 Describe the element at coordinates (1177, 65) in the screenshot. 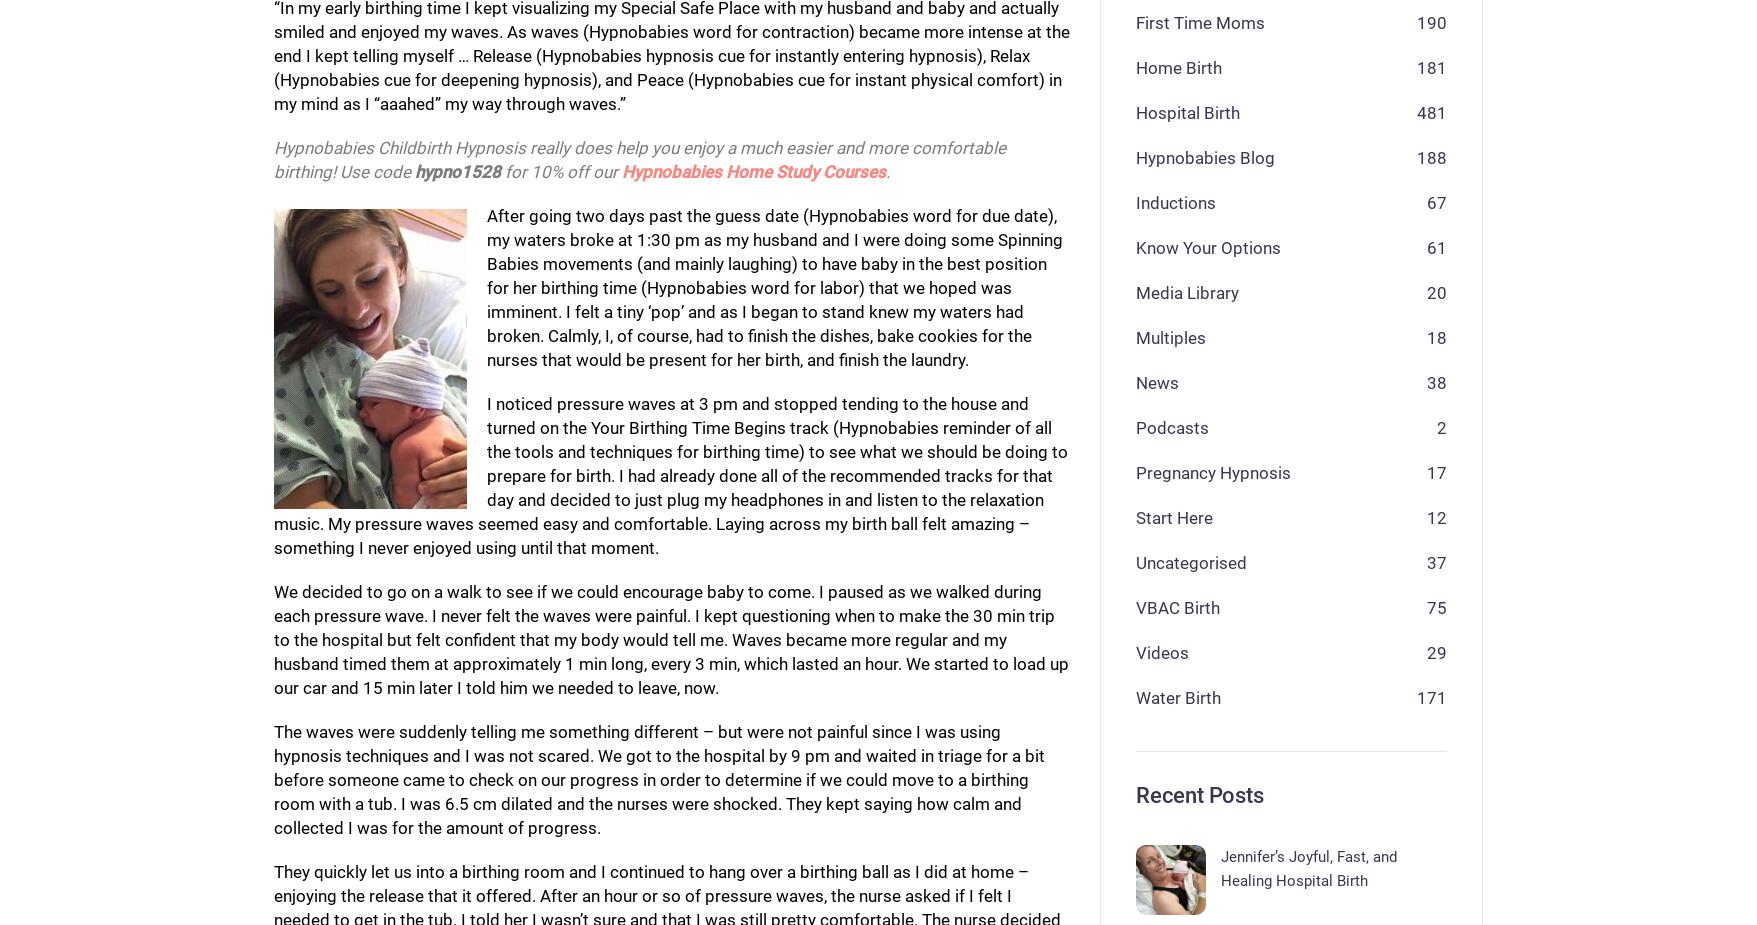

I see `'Home Birth'` at that location.